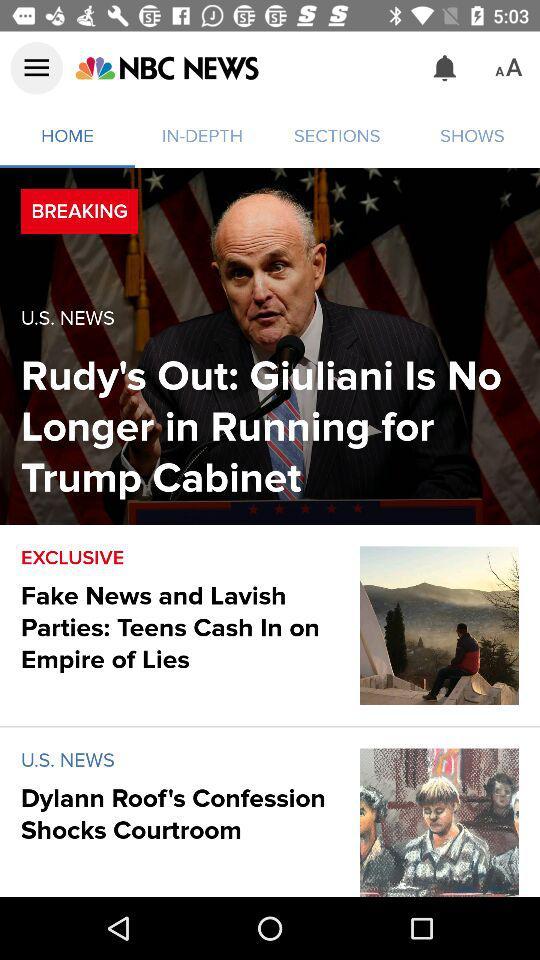 The image size is (540, 960). What do you see at coordinates (165, 68) in the screenshot?
I see `visit nbc news homepage` at bounding box center [165, 68].